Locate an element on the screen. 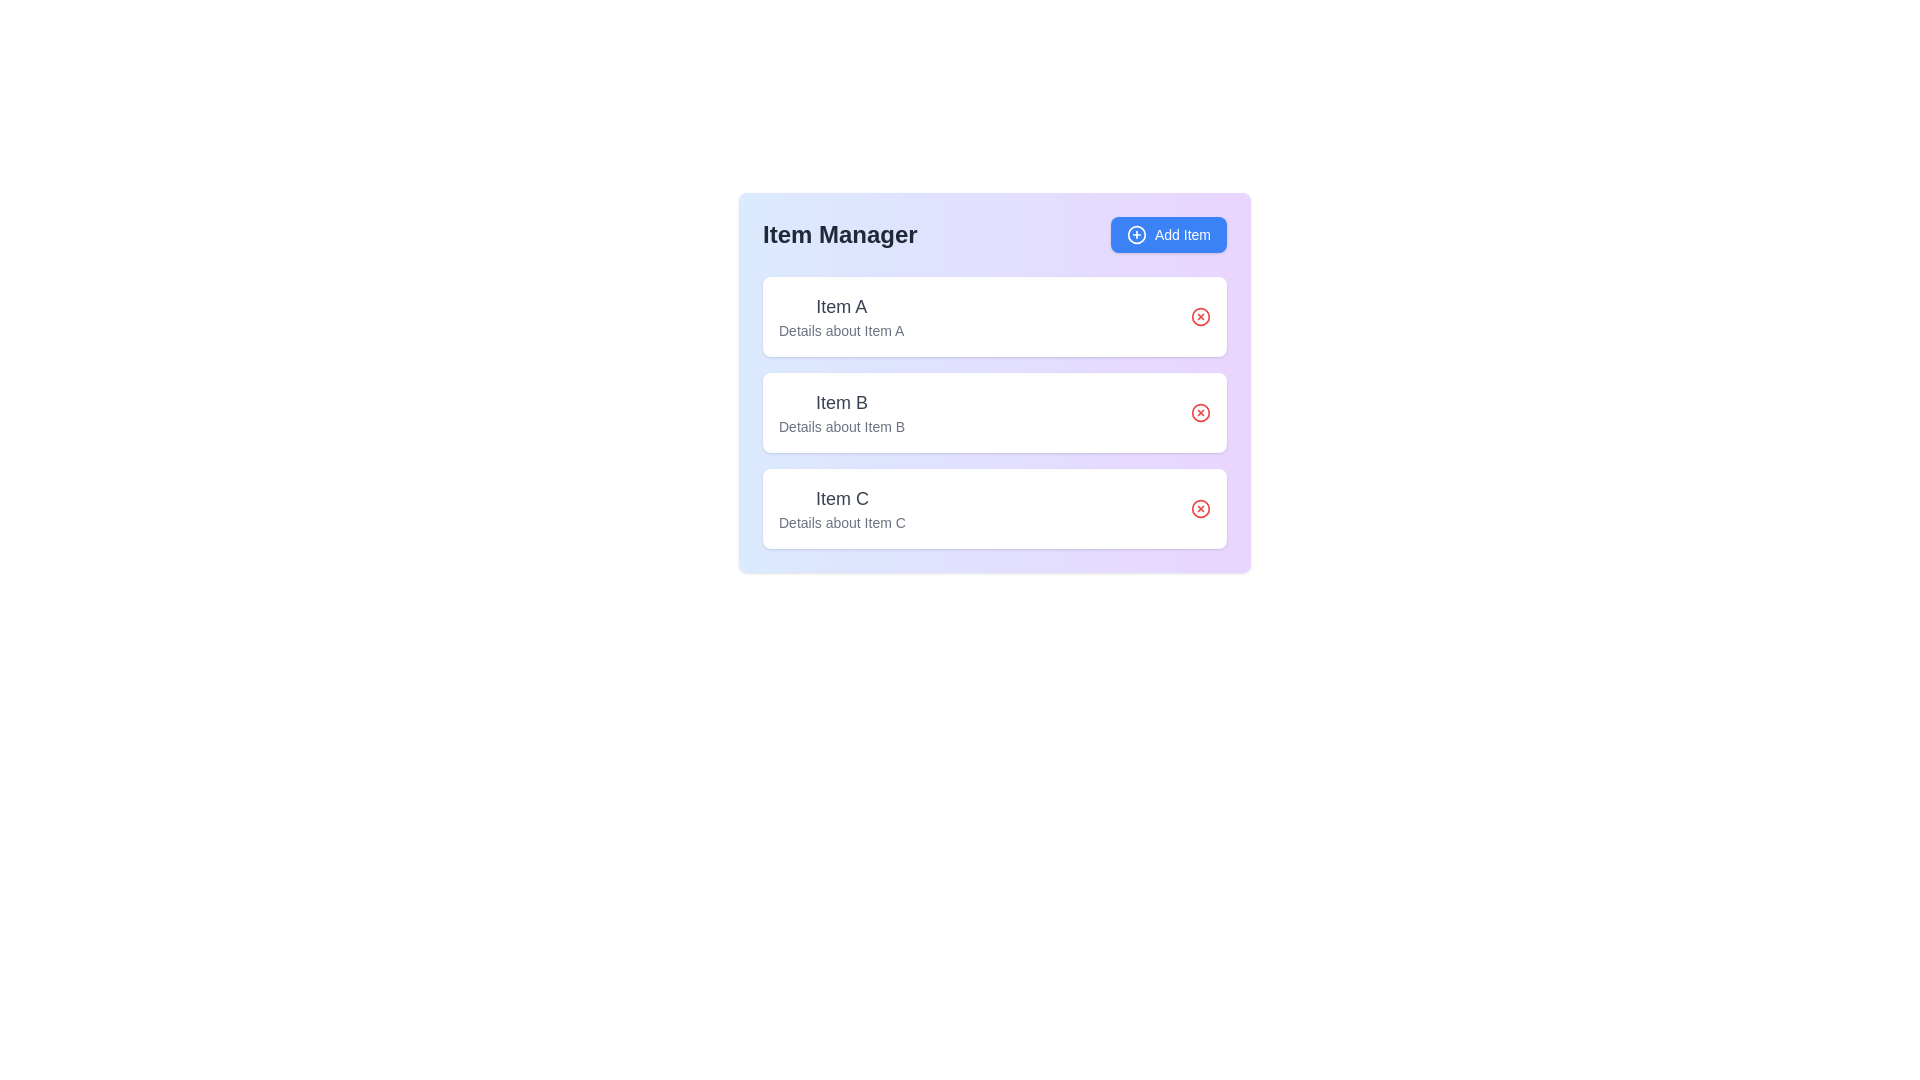  delete button for the item with name Item A is located at coordinates (1200, 315).